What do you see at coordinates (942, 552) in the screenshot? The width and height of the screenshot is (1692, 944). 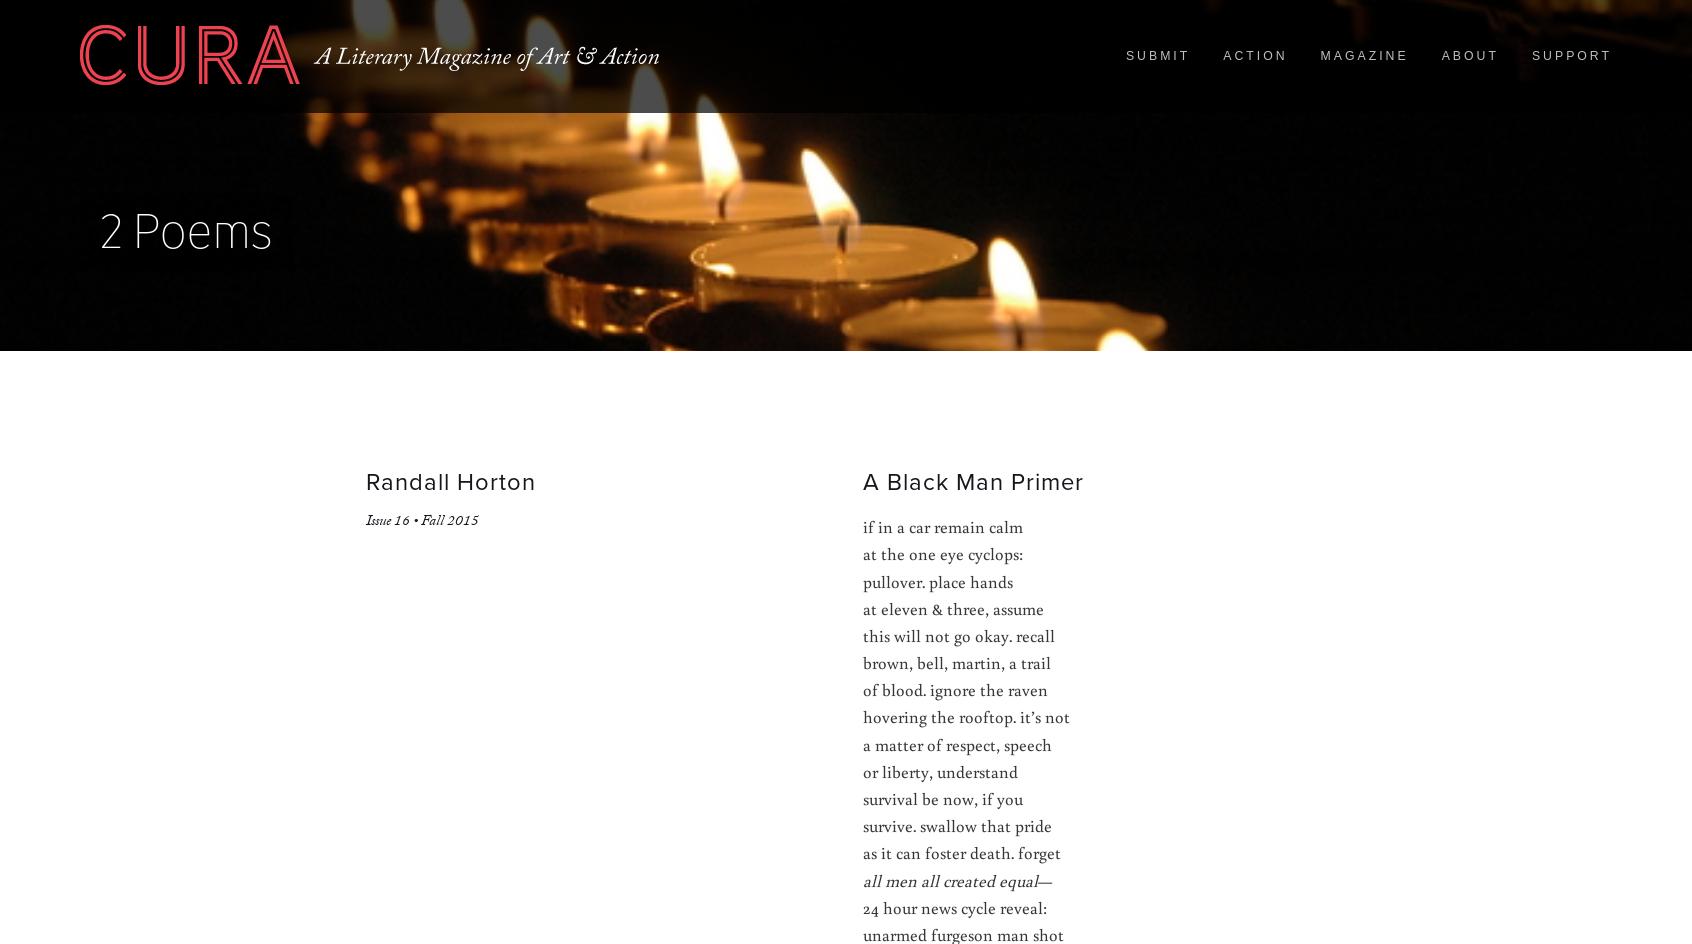 I see `'at the one eye cyclops:'` at bounding box center [942, 552].